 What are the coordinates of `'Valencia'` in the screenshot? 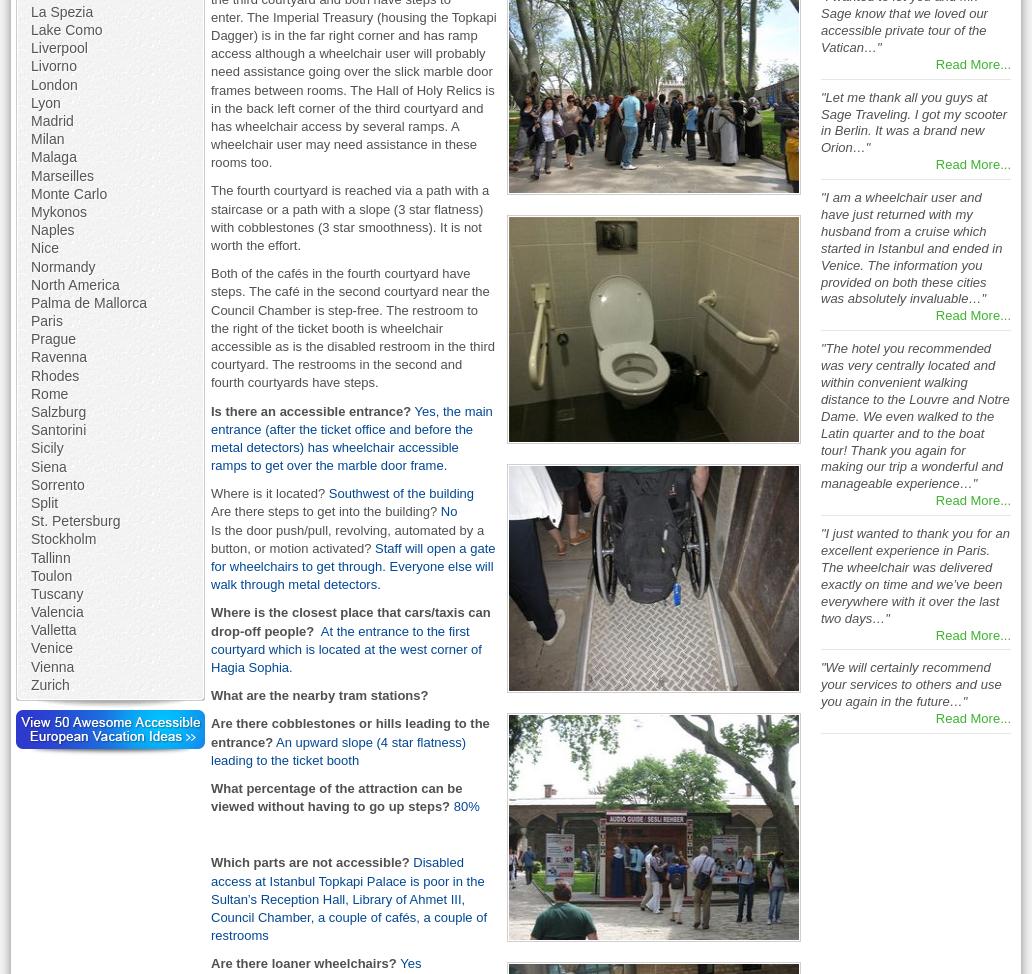 It's located at (56, 610).